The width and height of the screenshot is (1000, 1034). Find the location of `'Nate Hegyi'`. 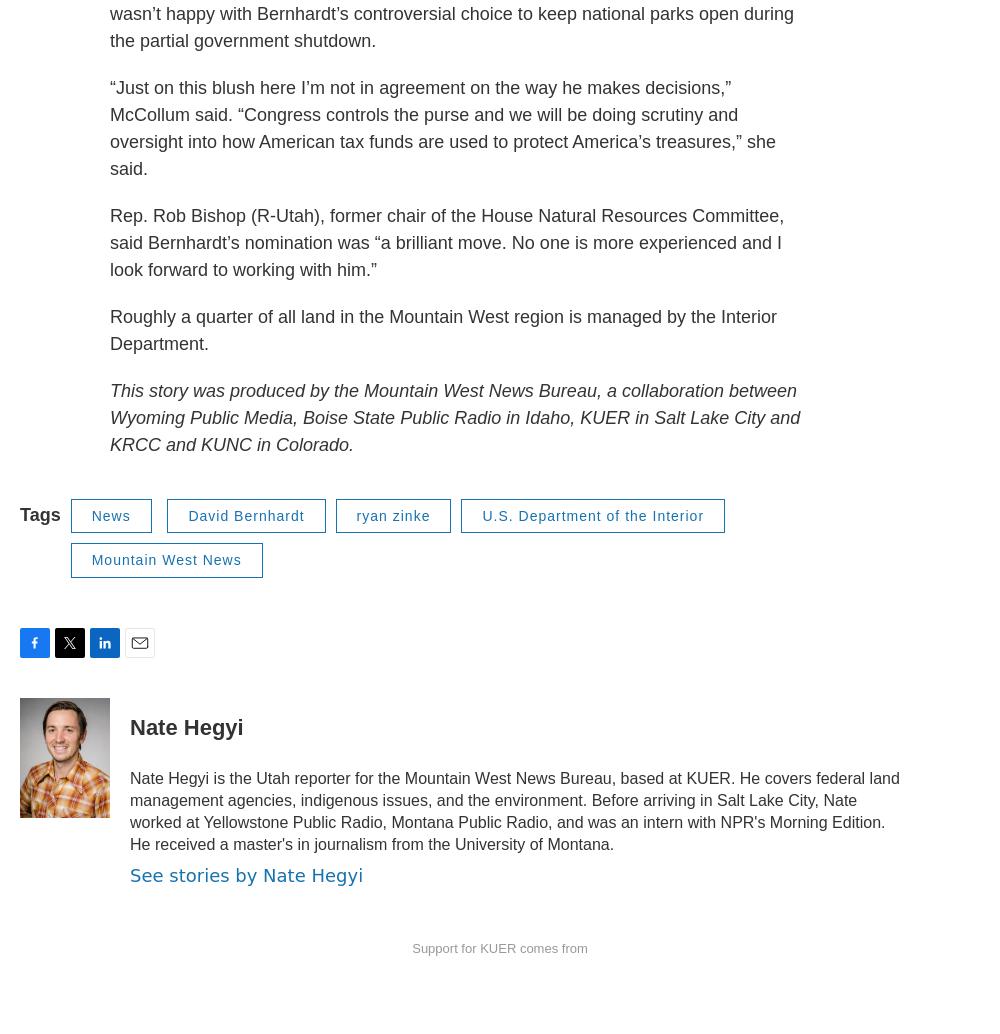

'Nate Hegyi' is located at coordinates (186, 727).